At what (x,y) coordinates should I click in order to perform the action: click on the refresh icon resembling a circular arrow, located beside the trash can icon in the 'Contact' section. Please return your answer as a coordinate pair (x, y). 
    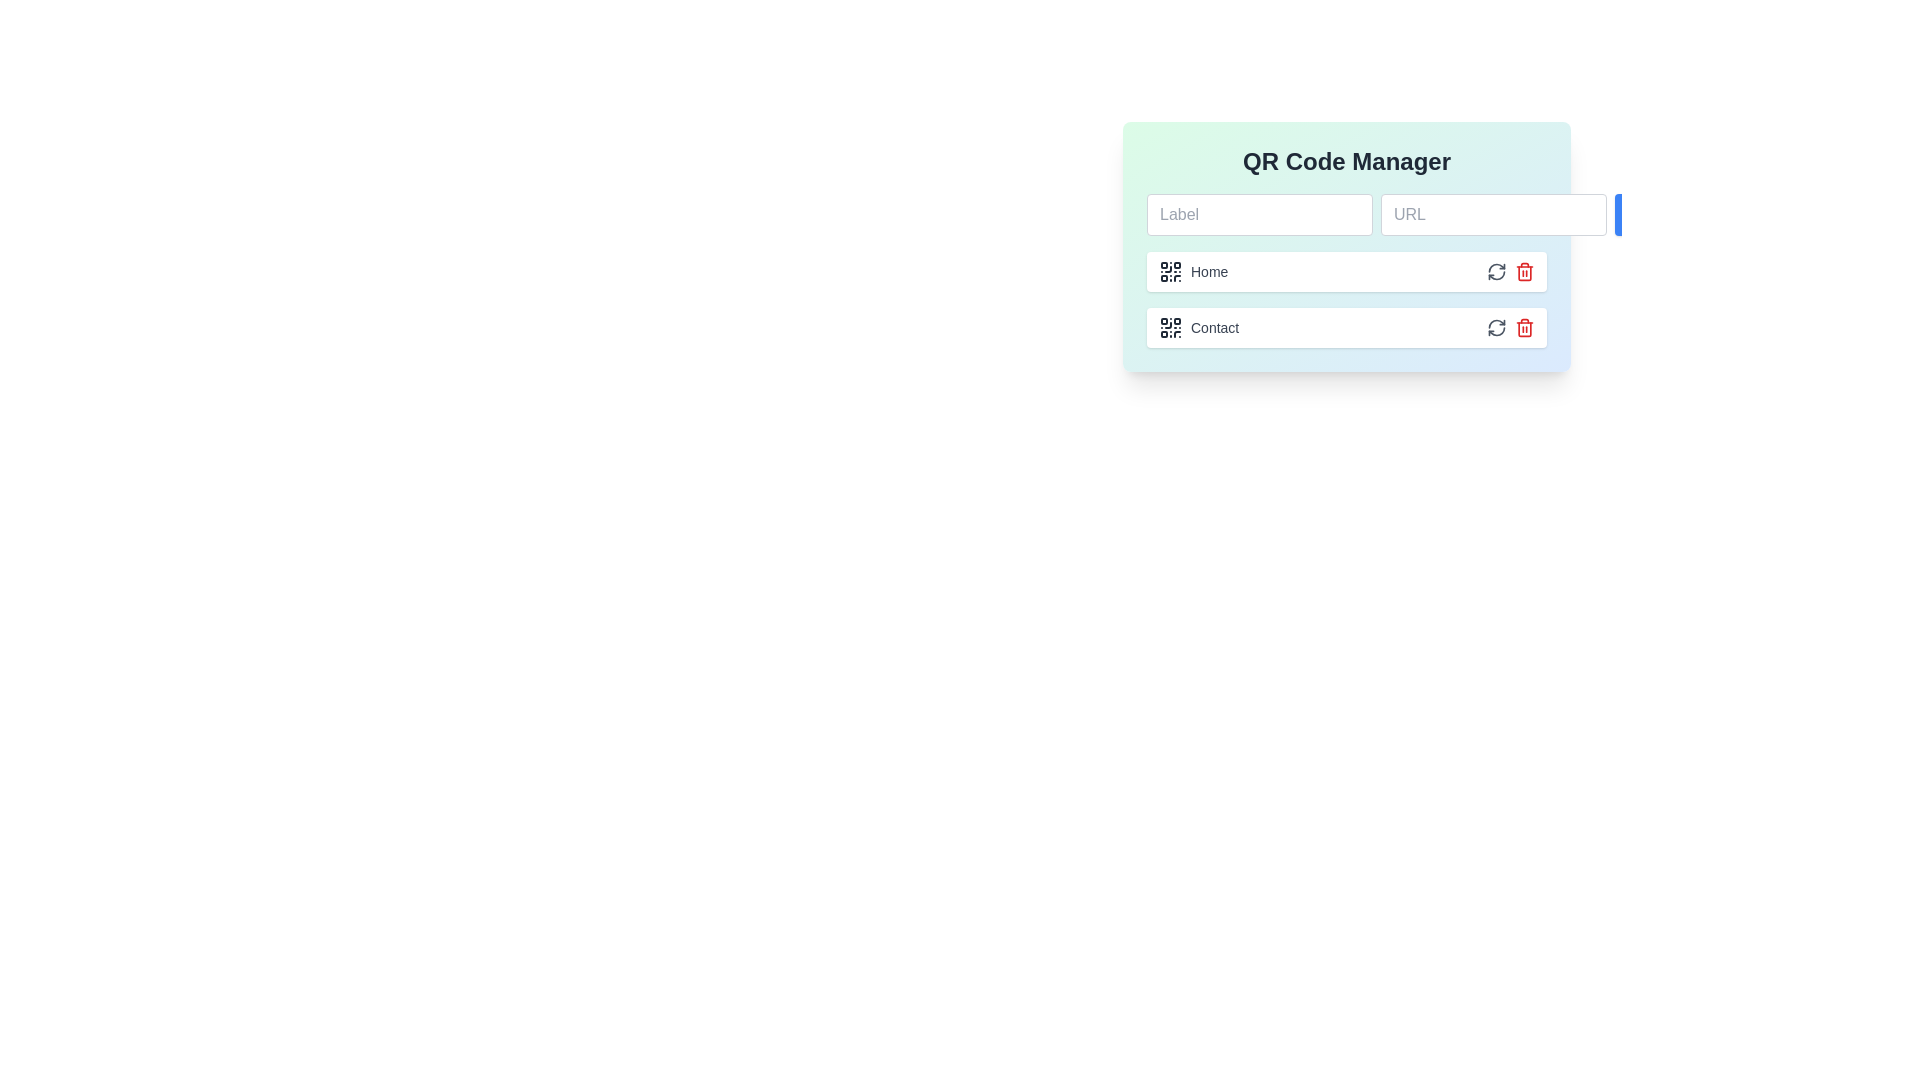
    Looking at the image, I should click on (1497, 326).